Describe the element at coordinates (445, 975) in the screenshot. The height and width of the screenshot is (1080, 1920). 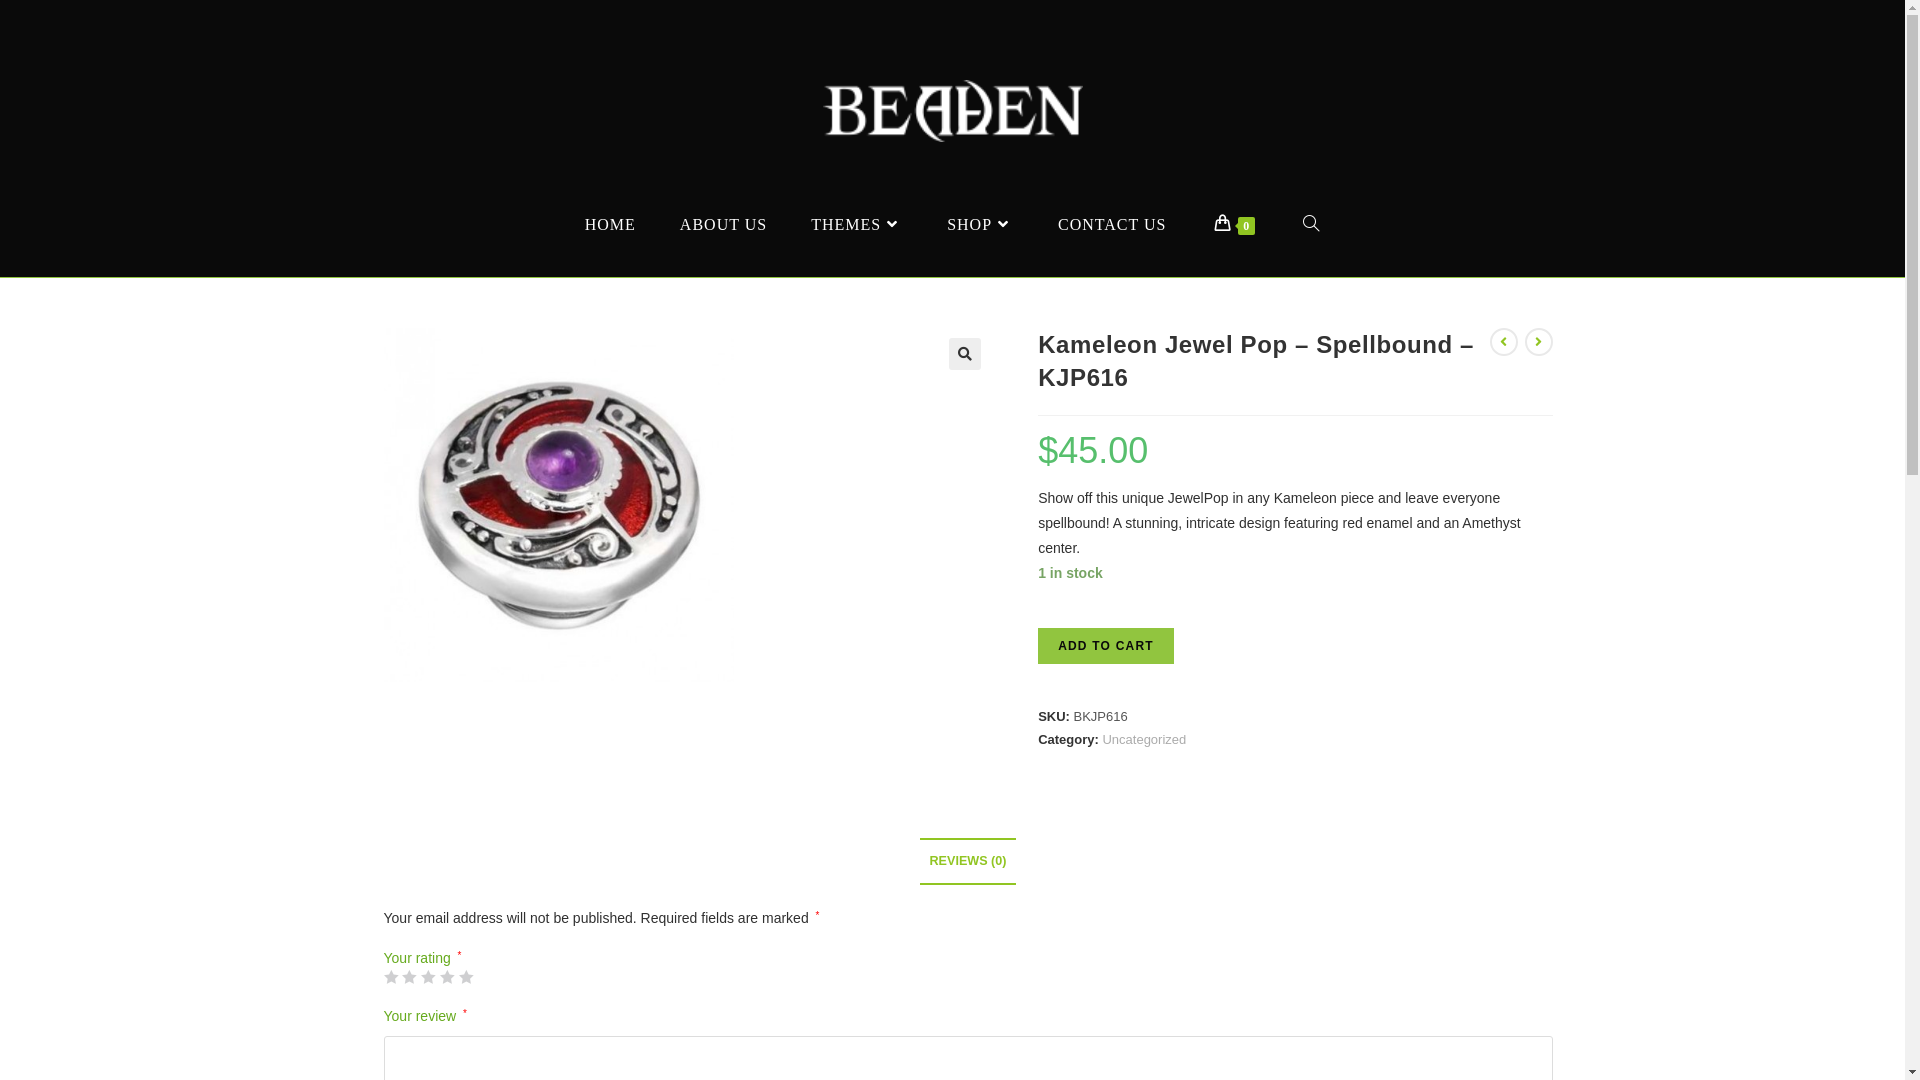
I see `'4'` at that location.